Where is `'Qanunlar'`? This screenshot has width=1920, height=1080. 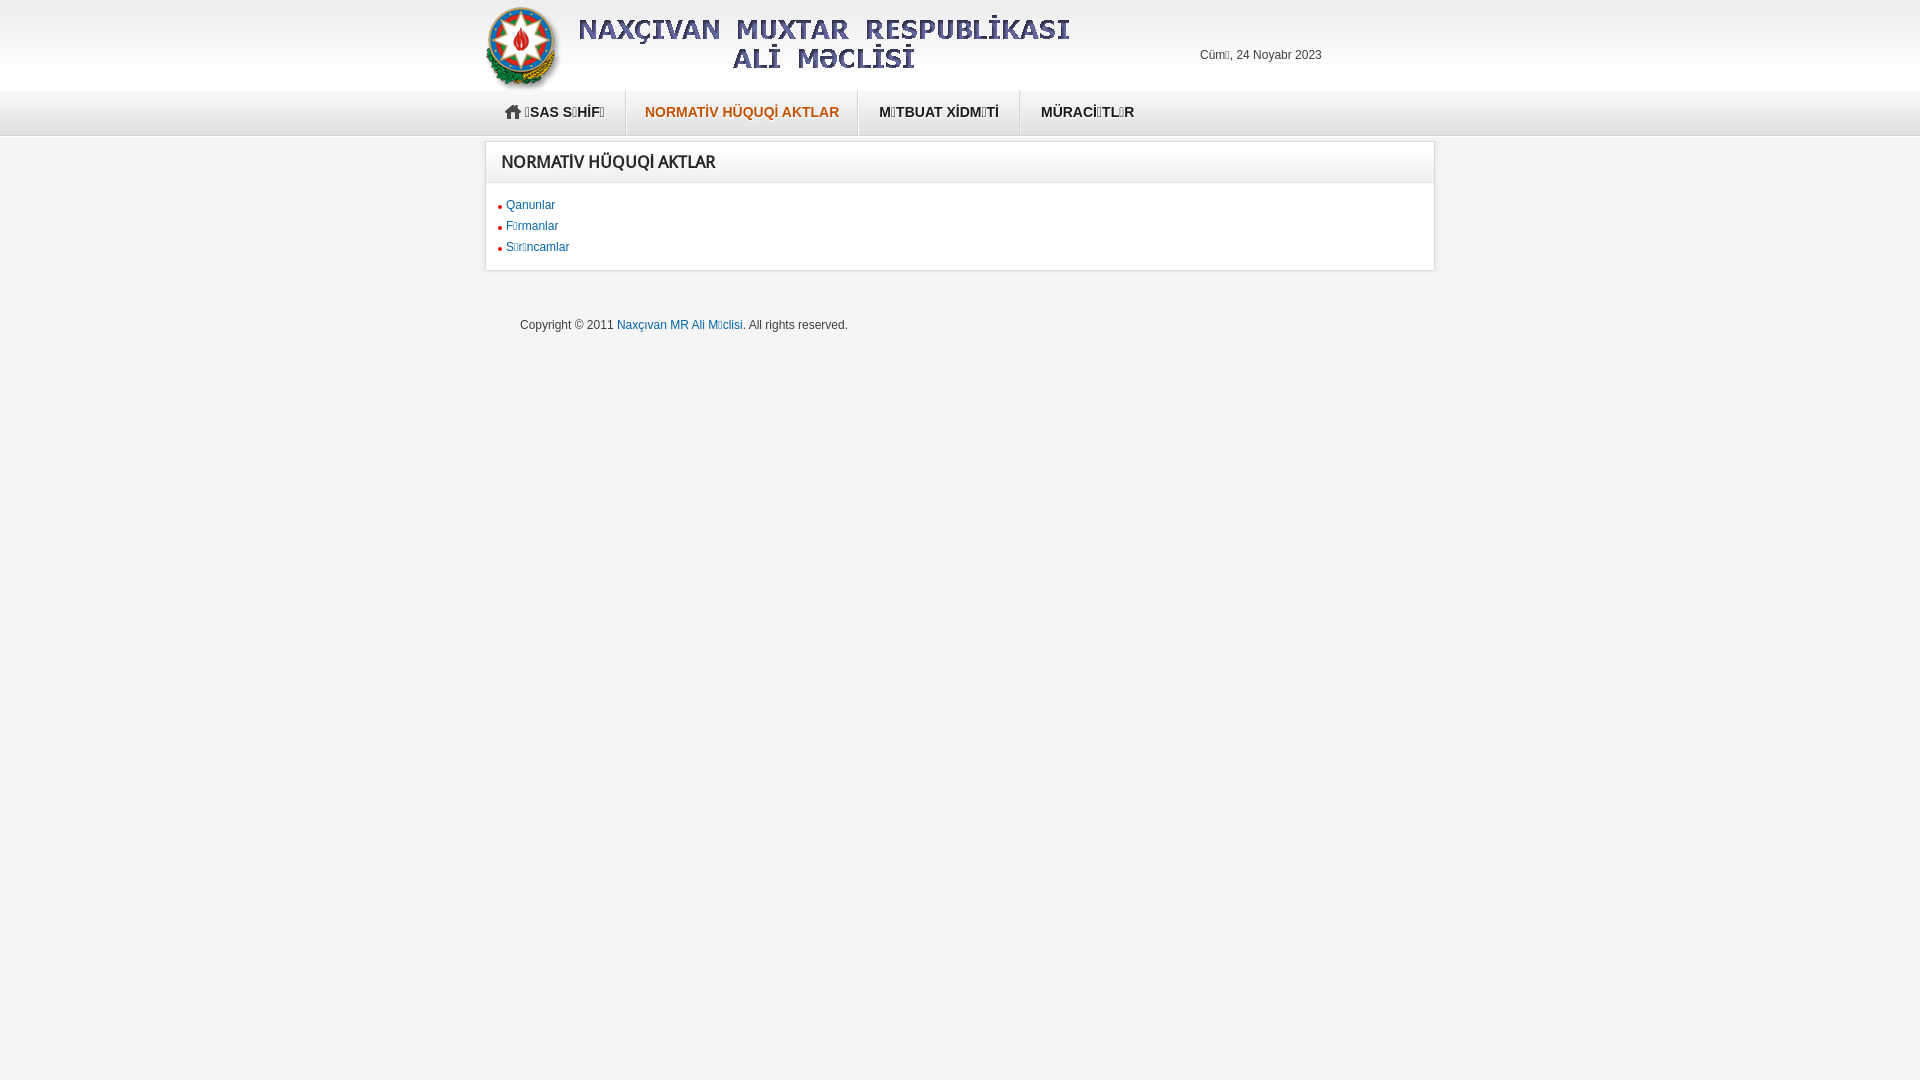
'Qanunlar' is located at coordinates (530, 204).